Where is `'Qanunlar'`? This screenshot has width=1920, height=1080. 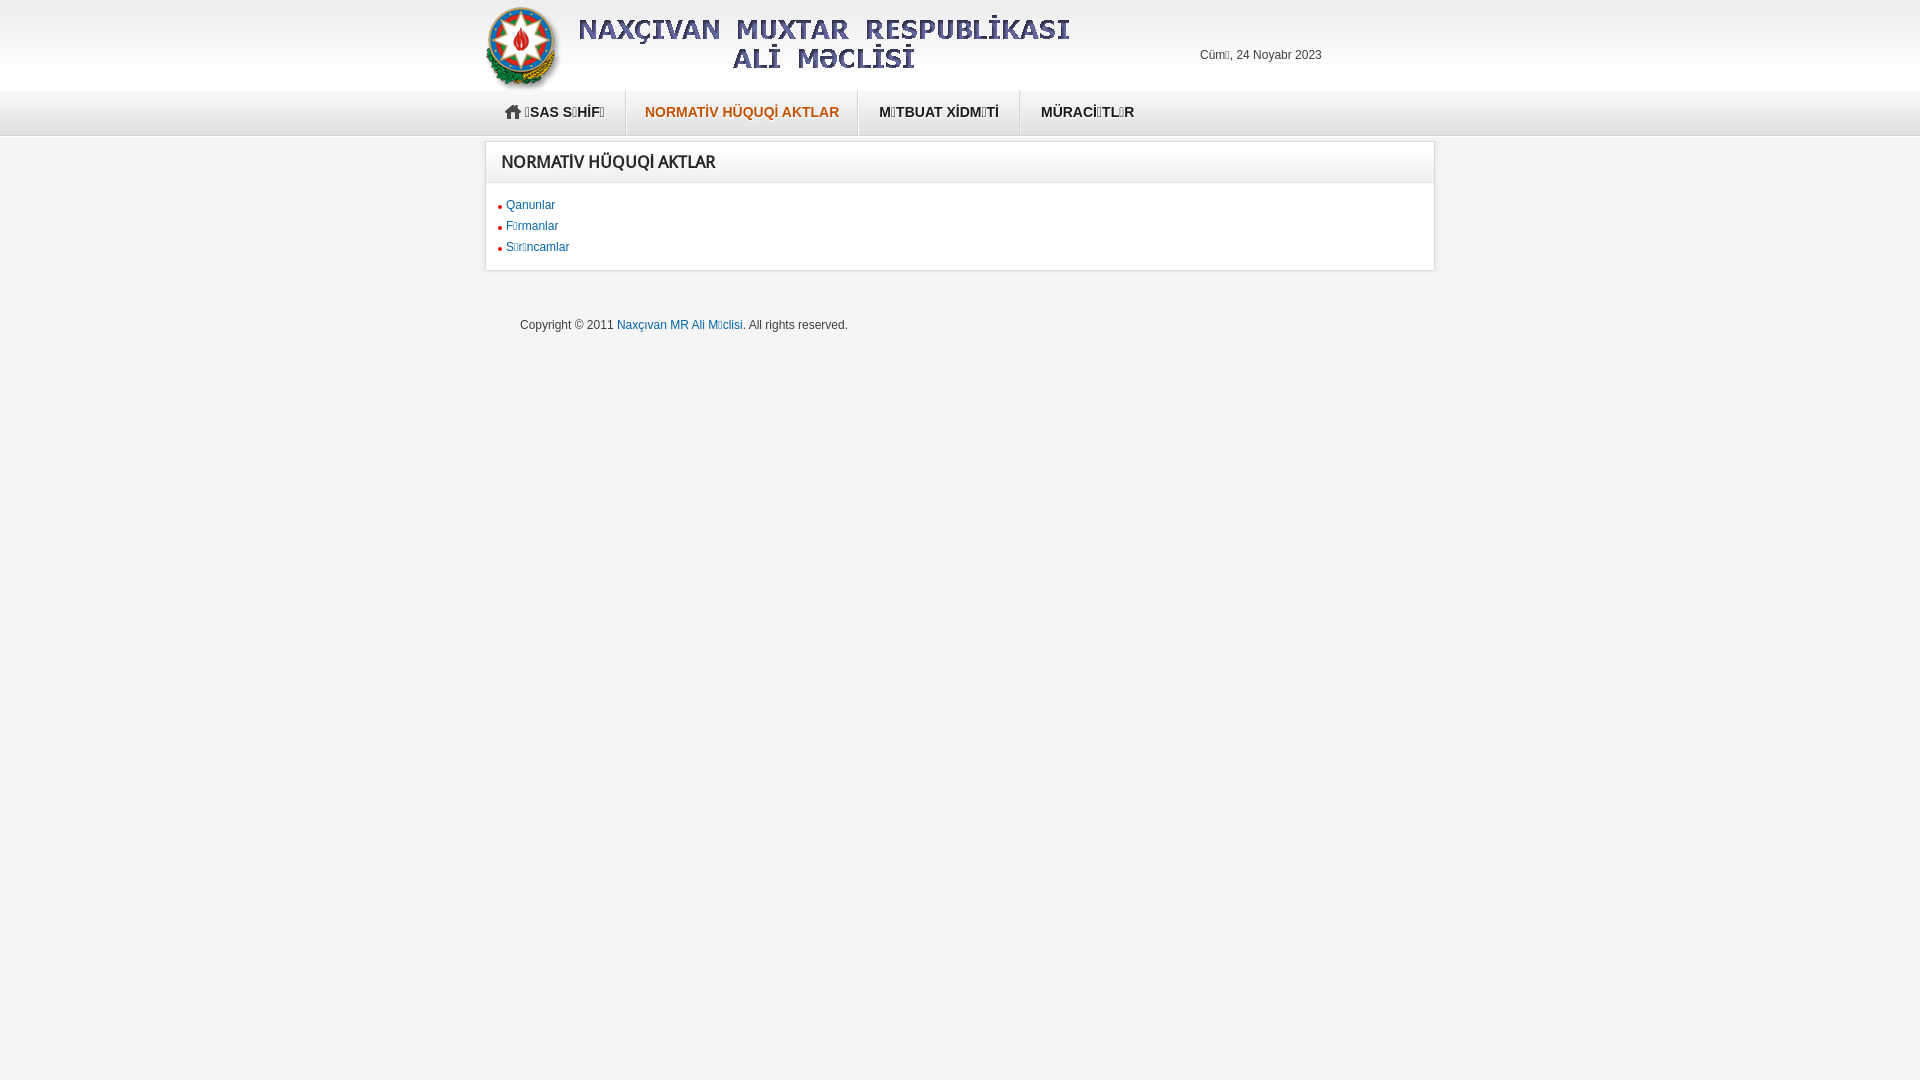
'Qanunlar' is located at coordinates (530, 204).